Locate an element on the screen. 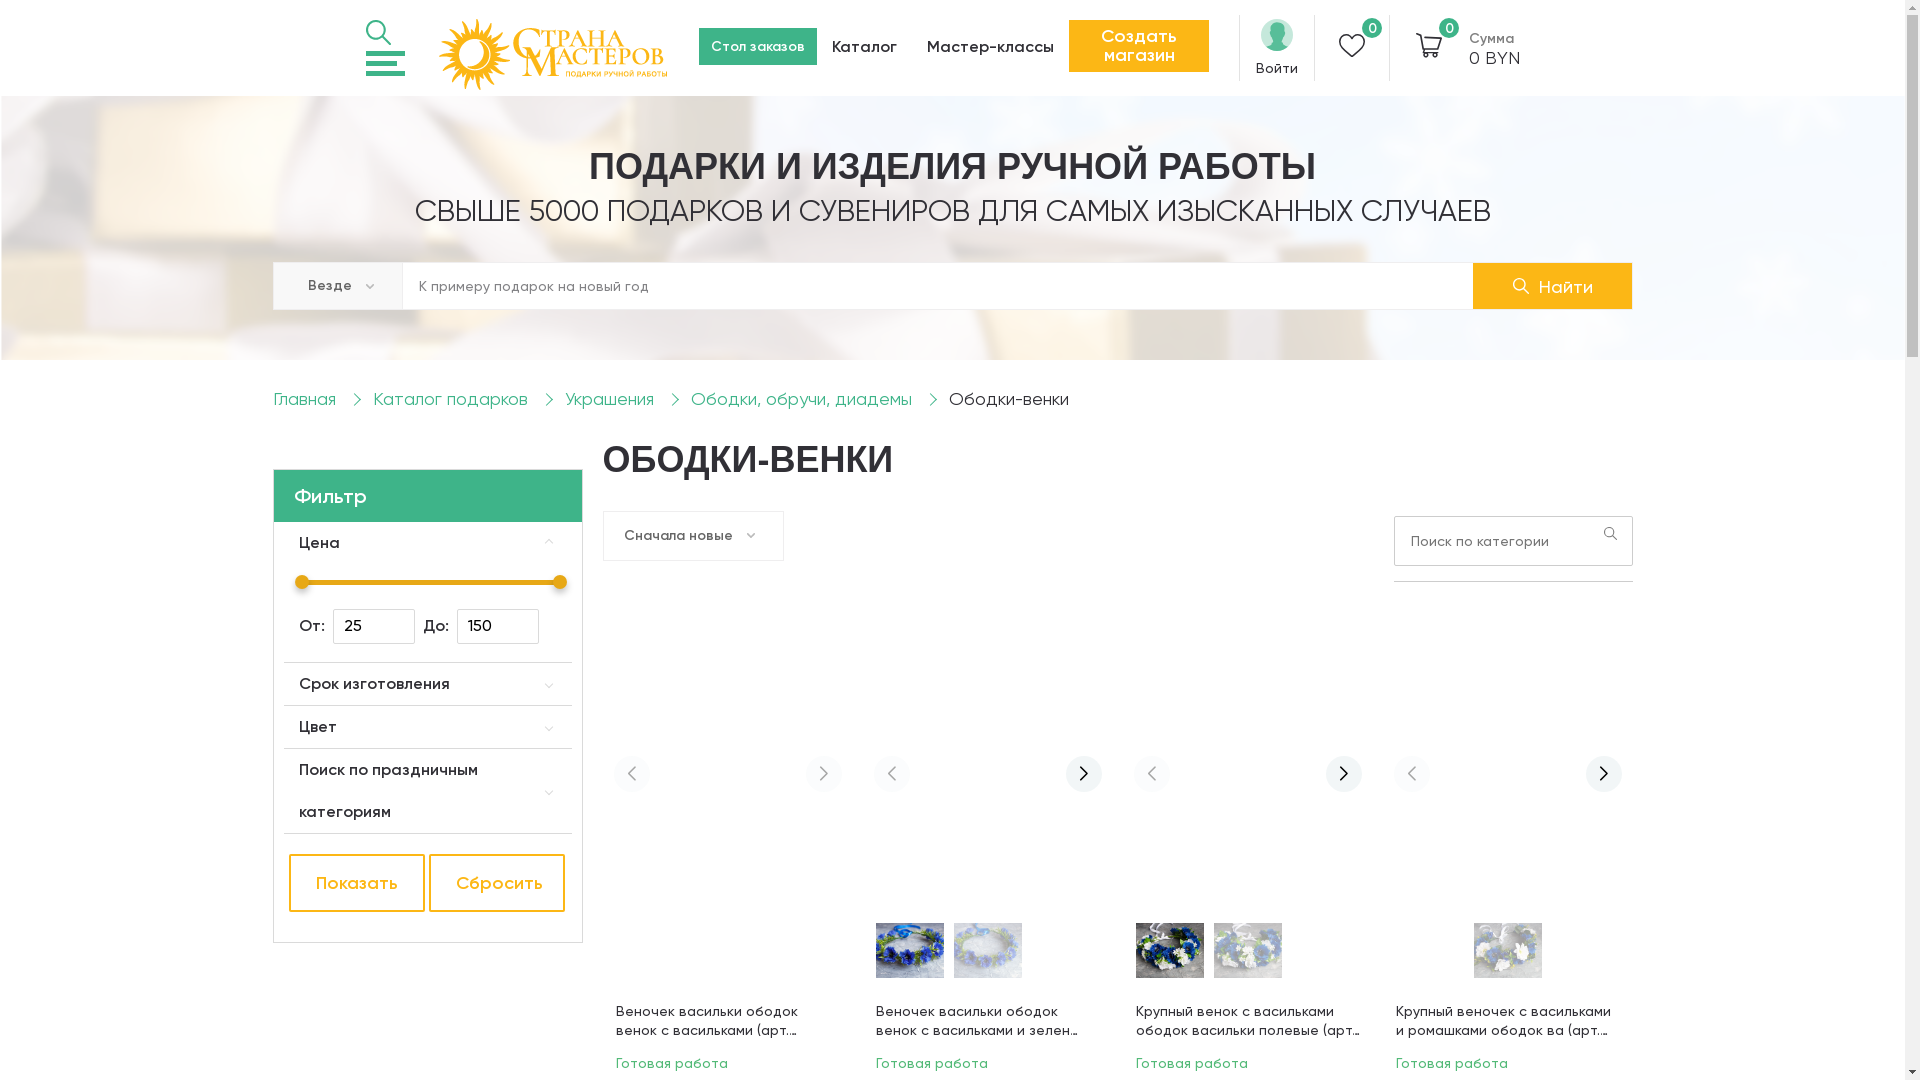 The image size is (1920, 1080). '0' is located at coordinates (1428, 46).